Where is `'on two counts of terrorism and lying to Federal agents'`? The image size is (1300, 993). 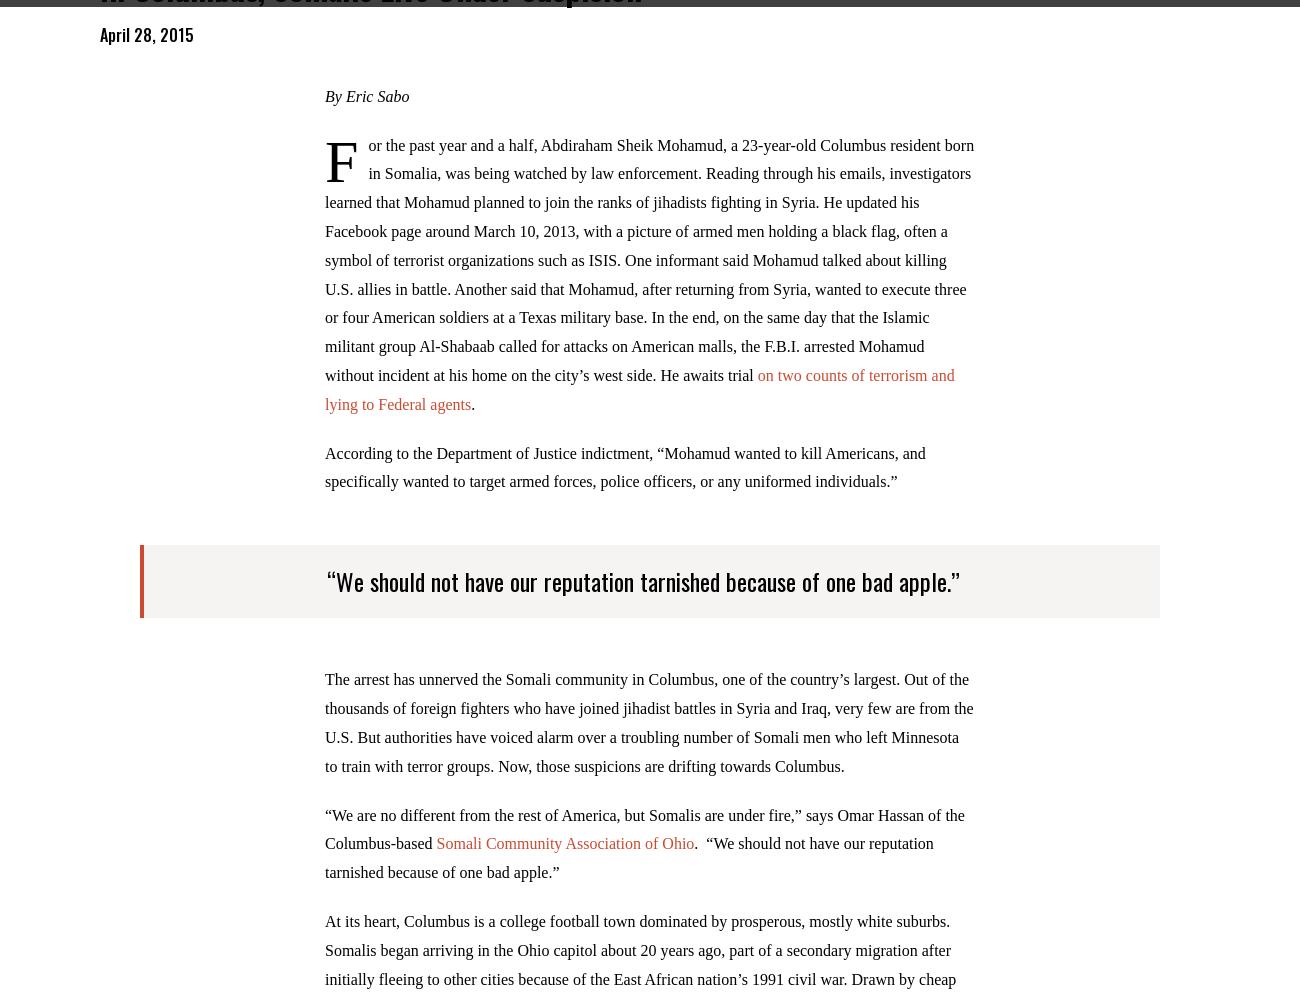 'on two counts of terrorism and lying to Federal agents' is located at coordinates (639, 401).